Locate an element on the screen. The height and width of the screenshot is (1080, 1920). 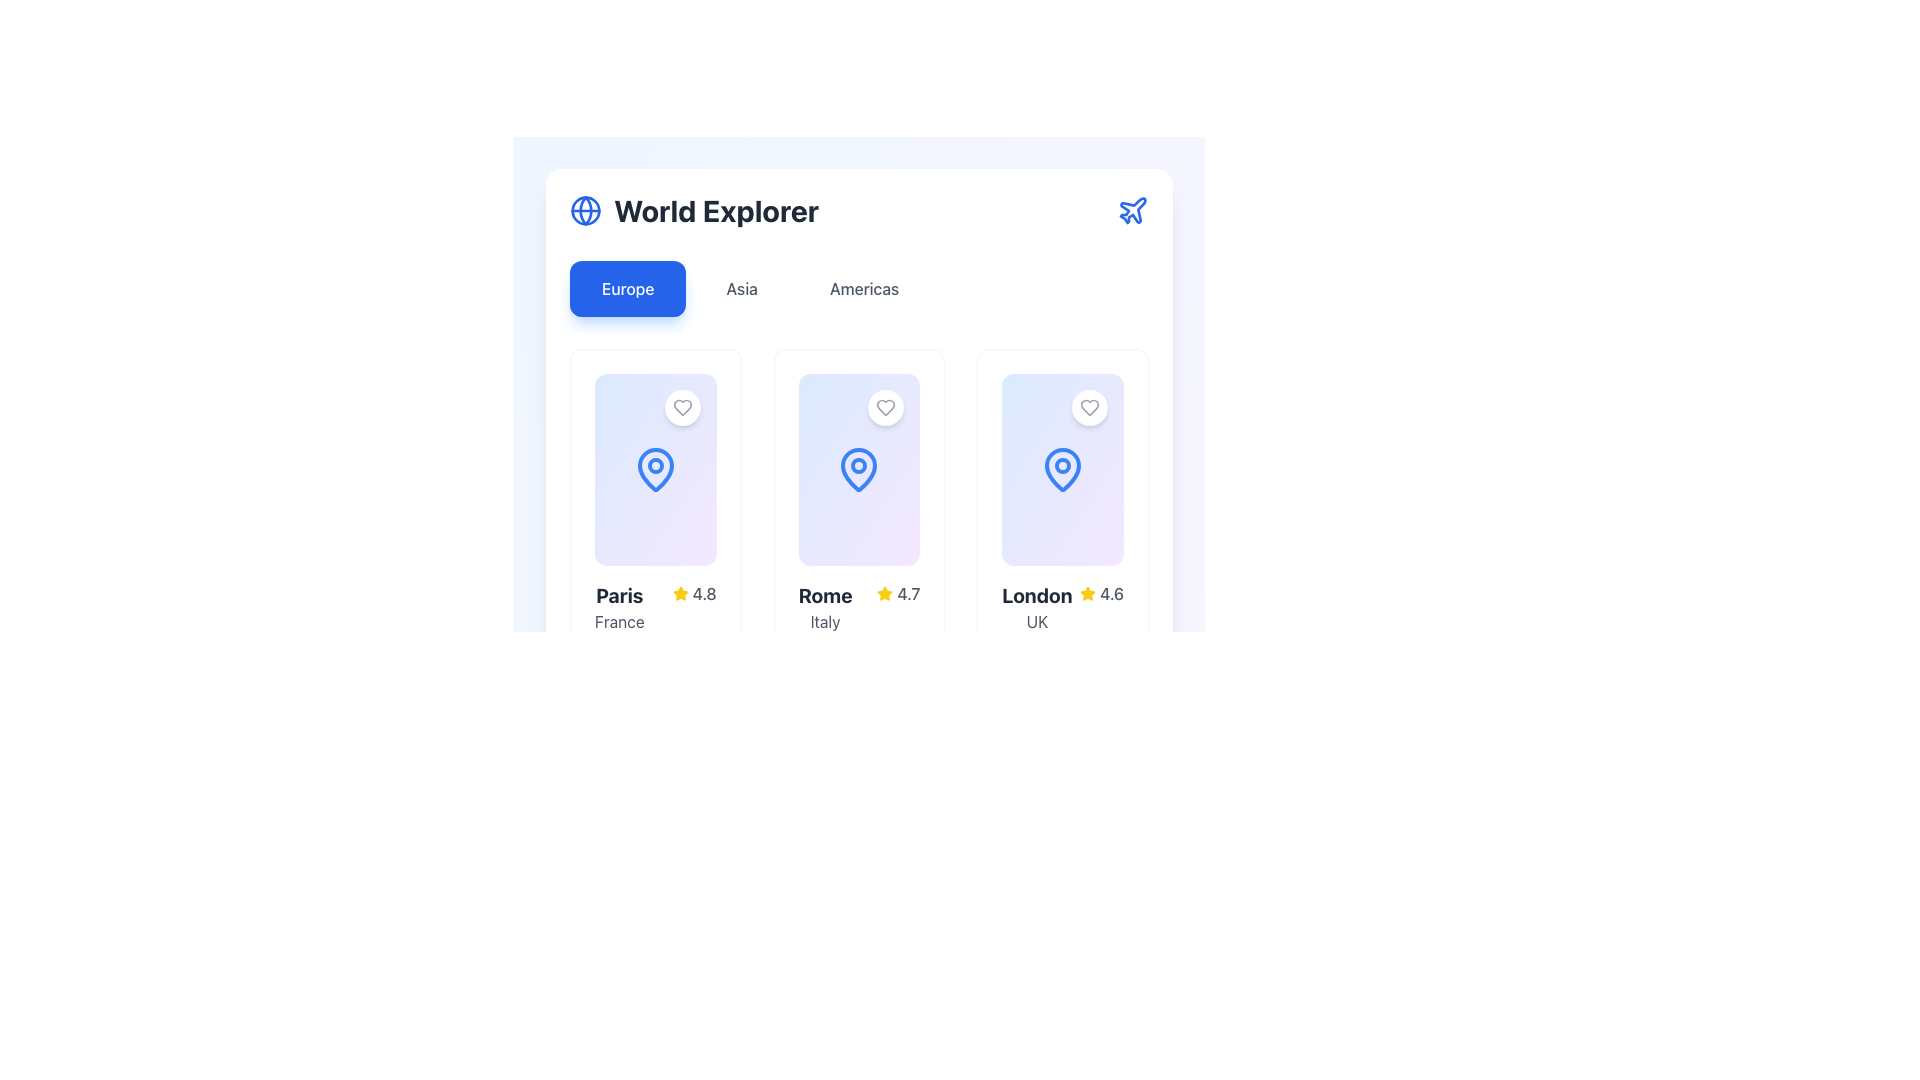
the informational section displaying 'Rome', 'Italy', and '4.7' is located at coordinates (859, 607).